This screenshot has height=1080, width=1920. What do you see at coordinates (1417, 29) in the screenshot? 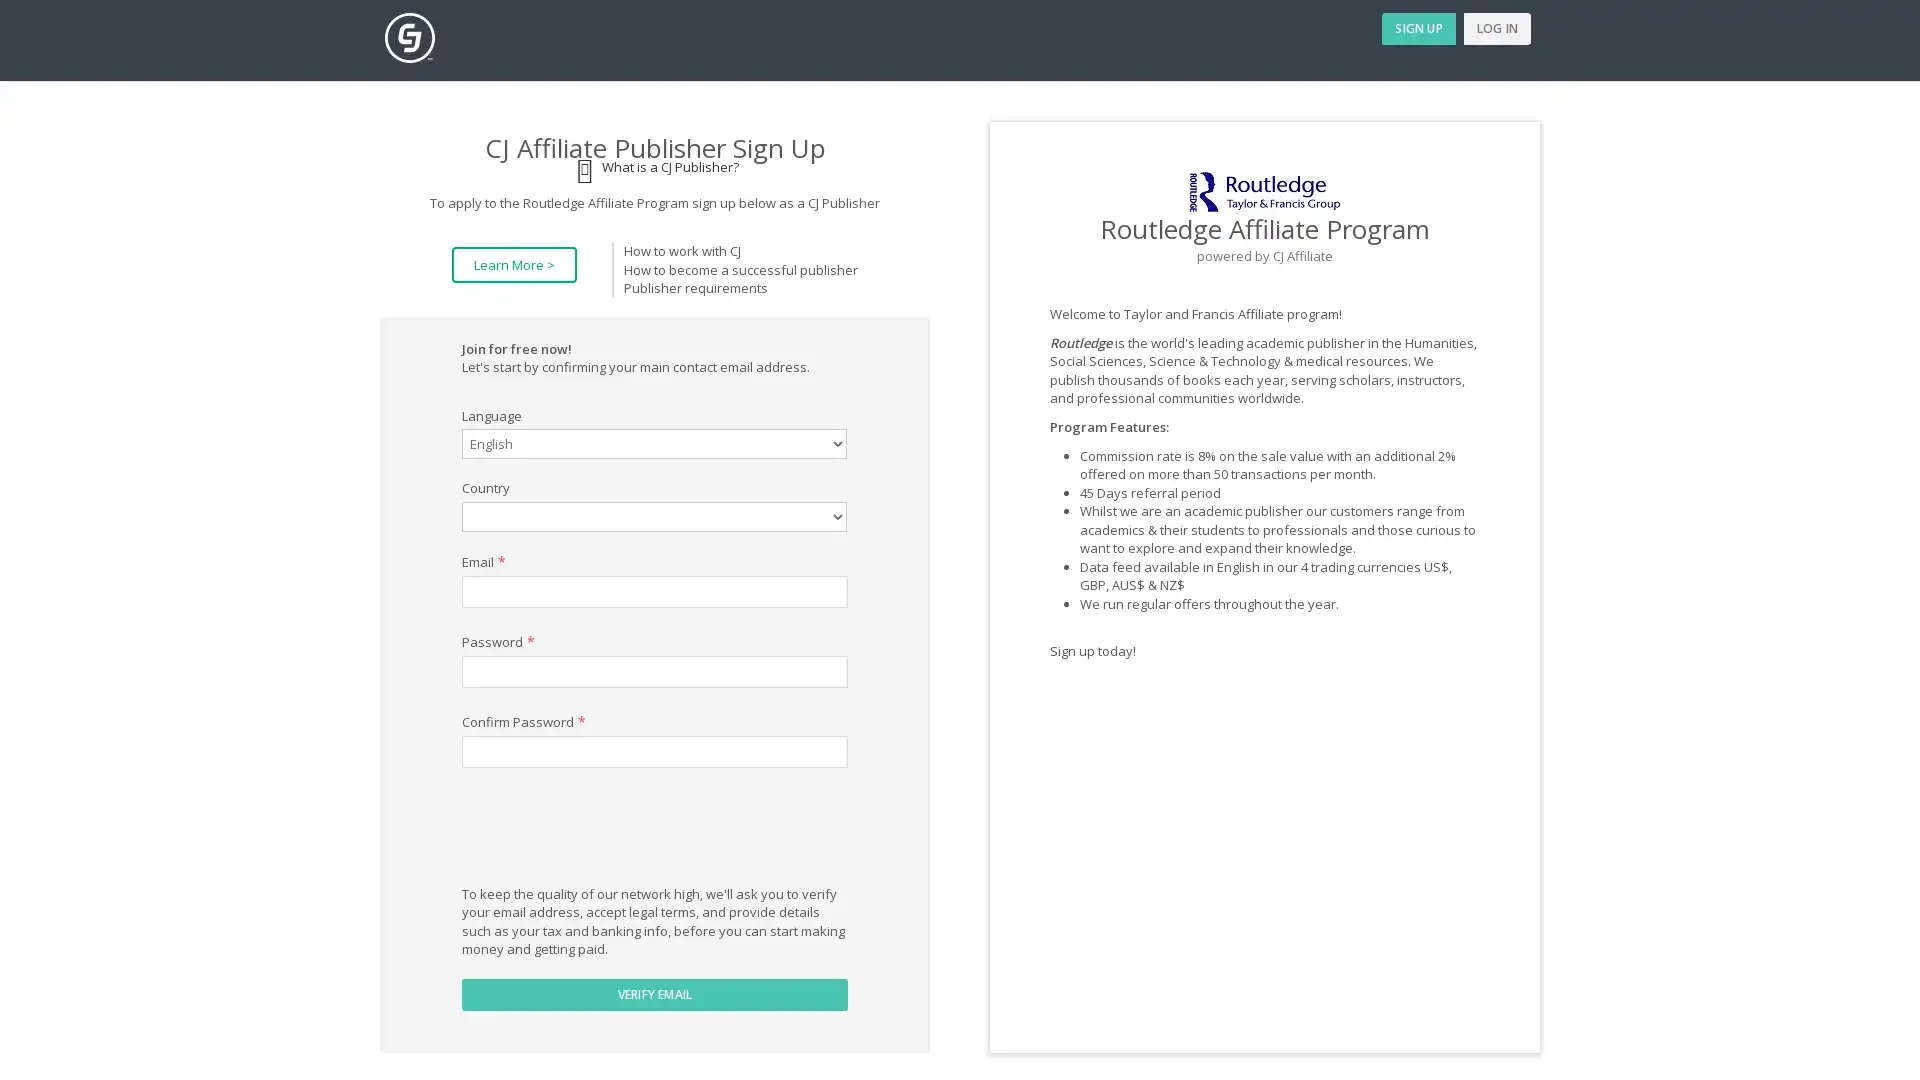
I see `SIGN UP` at bounding box center [1417, 29].